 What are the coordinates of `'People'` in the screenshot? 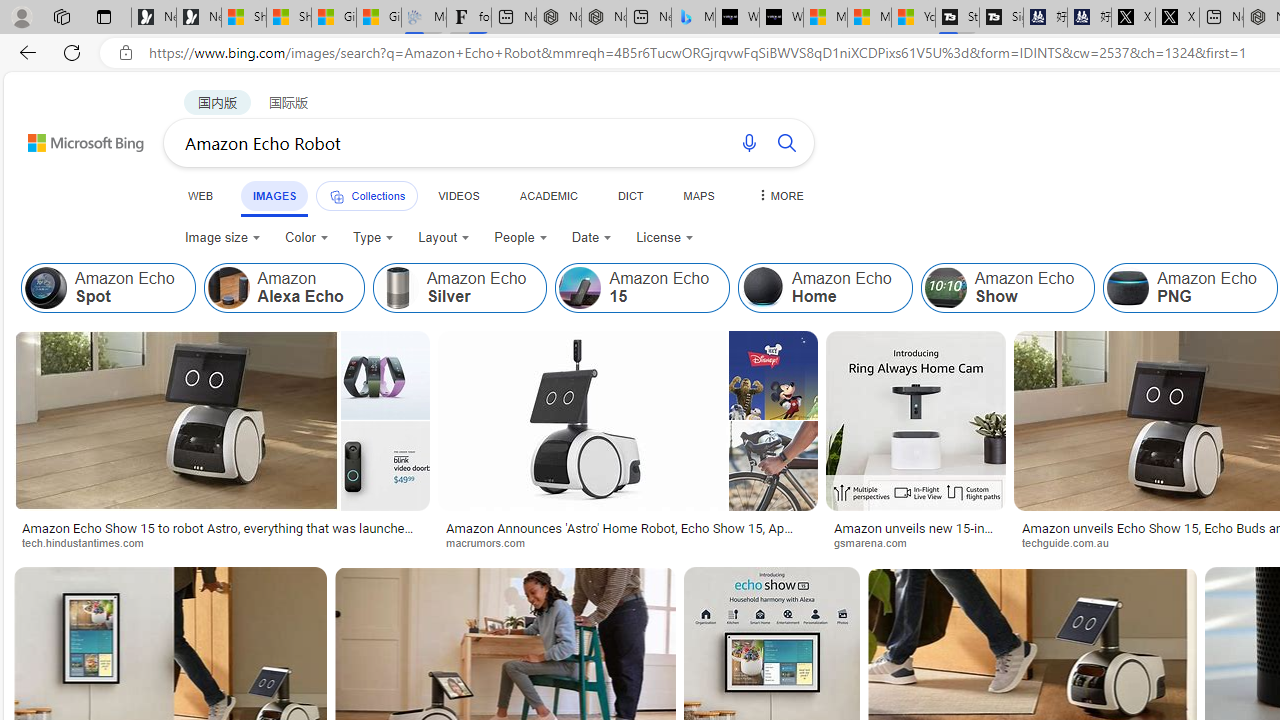 It's located at (521, 236).